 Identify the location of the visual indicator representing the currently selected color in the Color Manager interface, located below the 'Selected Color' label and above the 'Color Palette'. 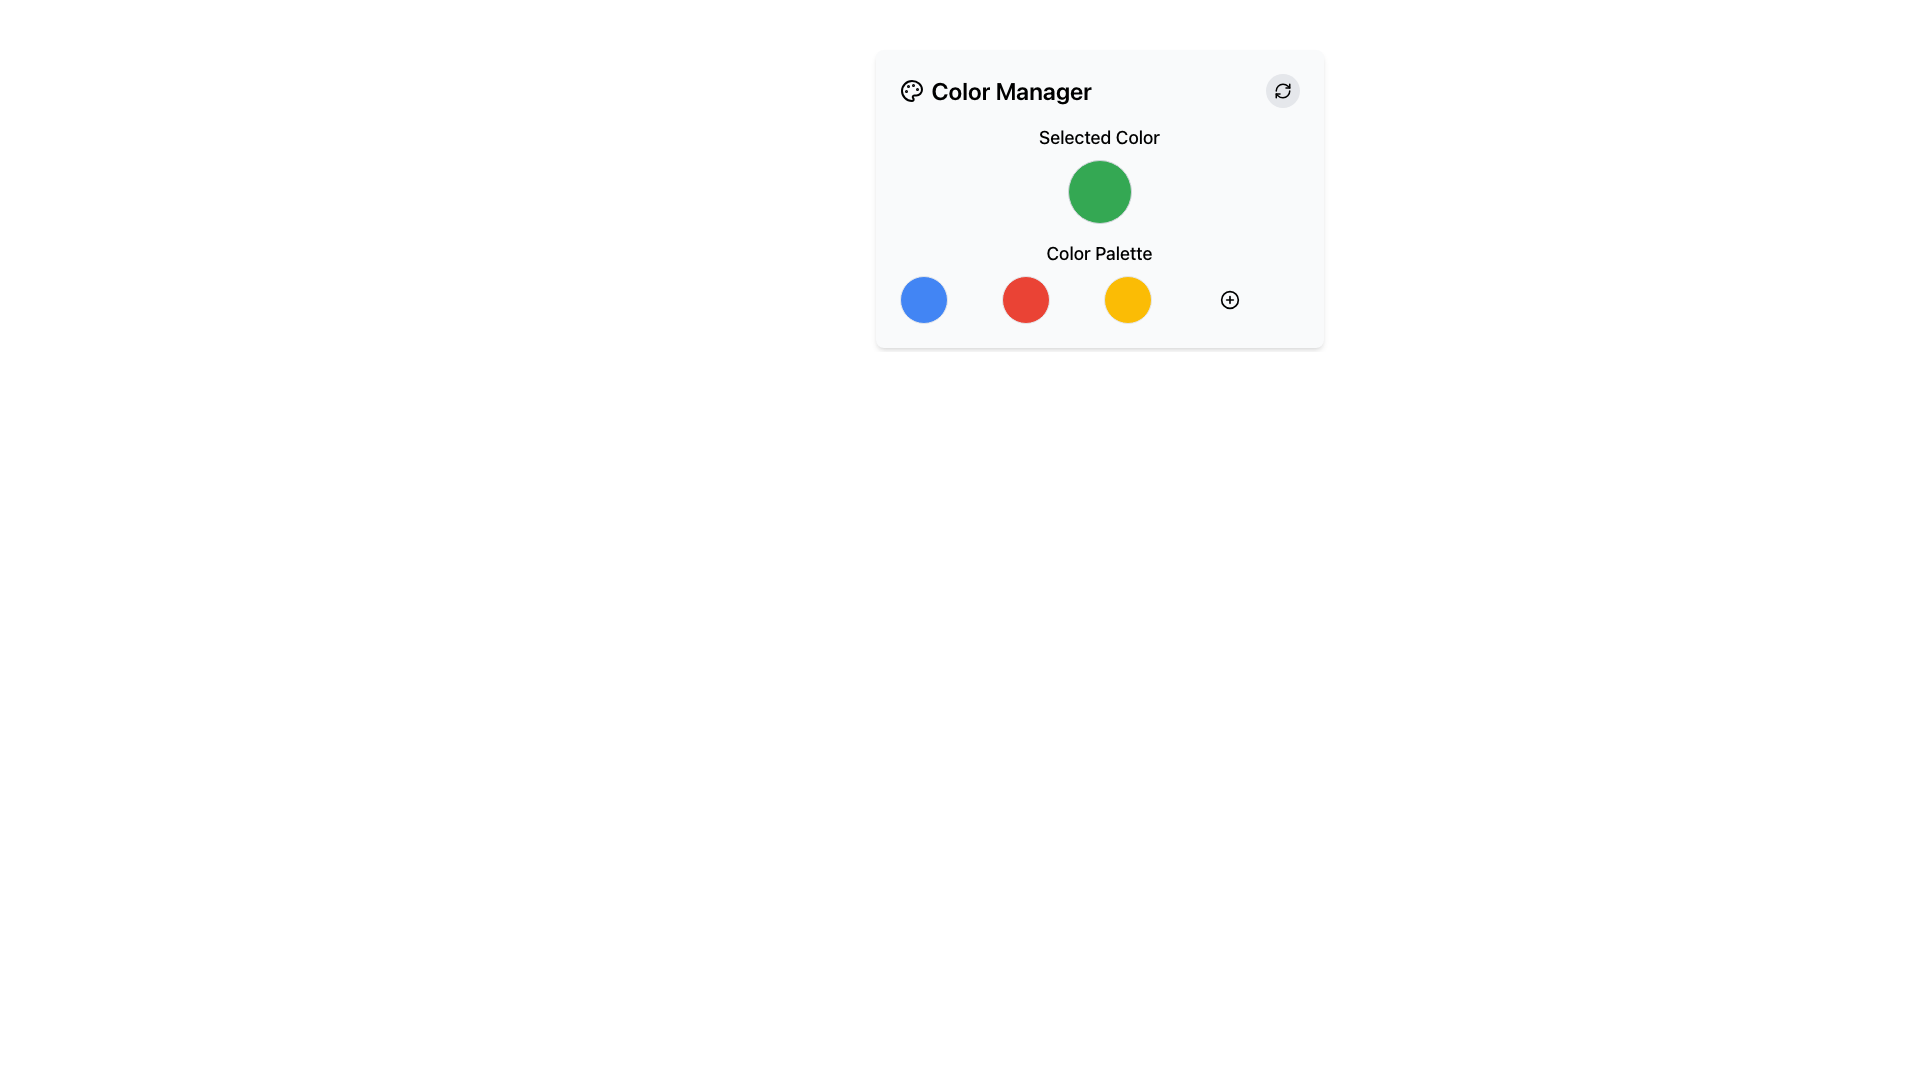
(1098, 172).